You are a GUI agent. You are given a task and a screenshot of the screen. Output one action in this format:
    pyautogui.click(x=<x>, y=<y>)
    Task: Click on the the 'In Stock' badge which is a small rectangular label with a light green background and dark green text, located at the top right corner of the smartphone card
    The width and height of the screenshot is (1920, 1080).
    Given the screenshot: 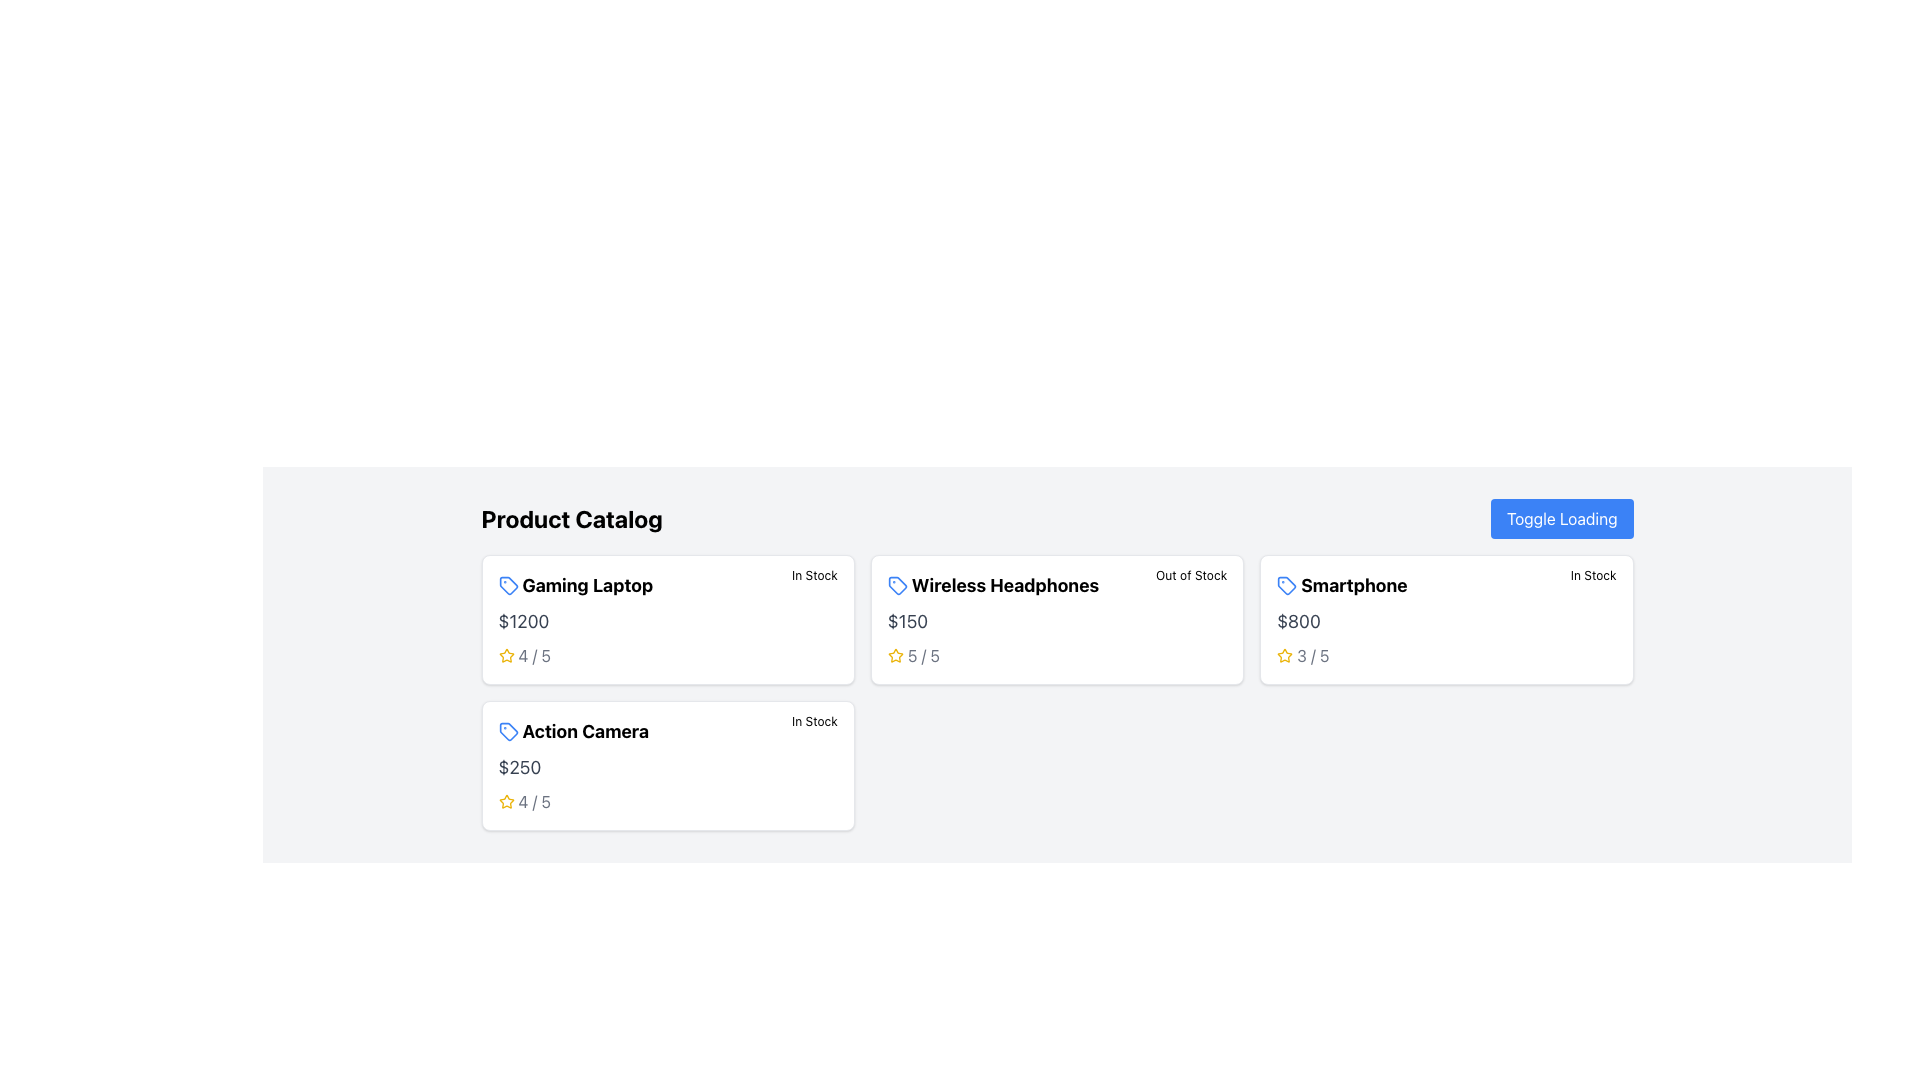 What is the action you would take?
    pyautogui.click(x=1592, y=575)
    